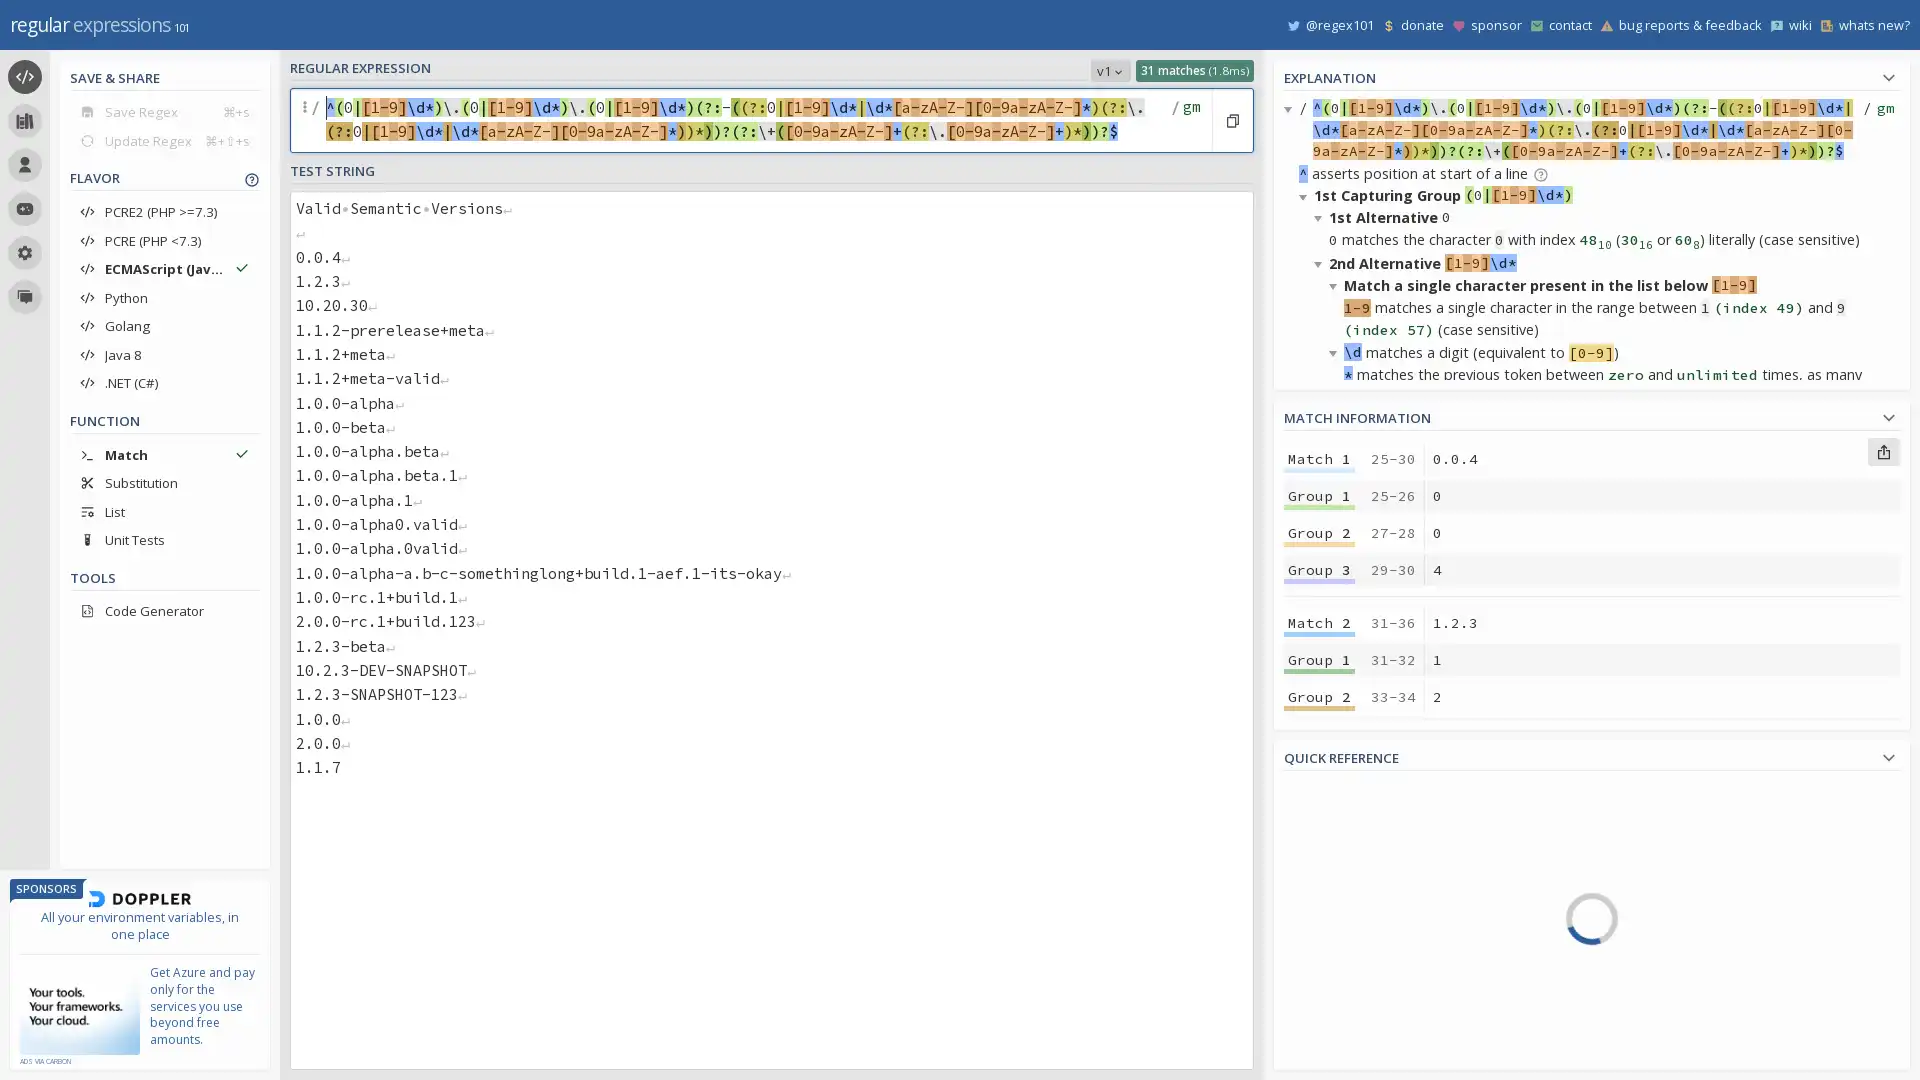 The height and width of the screenshot is (1080, 1920). Describe the element at coordinates (1377, 971) in the screenshot. I see `Quantifiers` at that location.